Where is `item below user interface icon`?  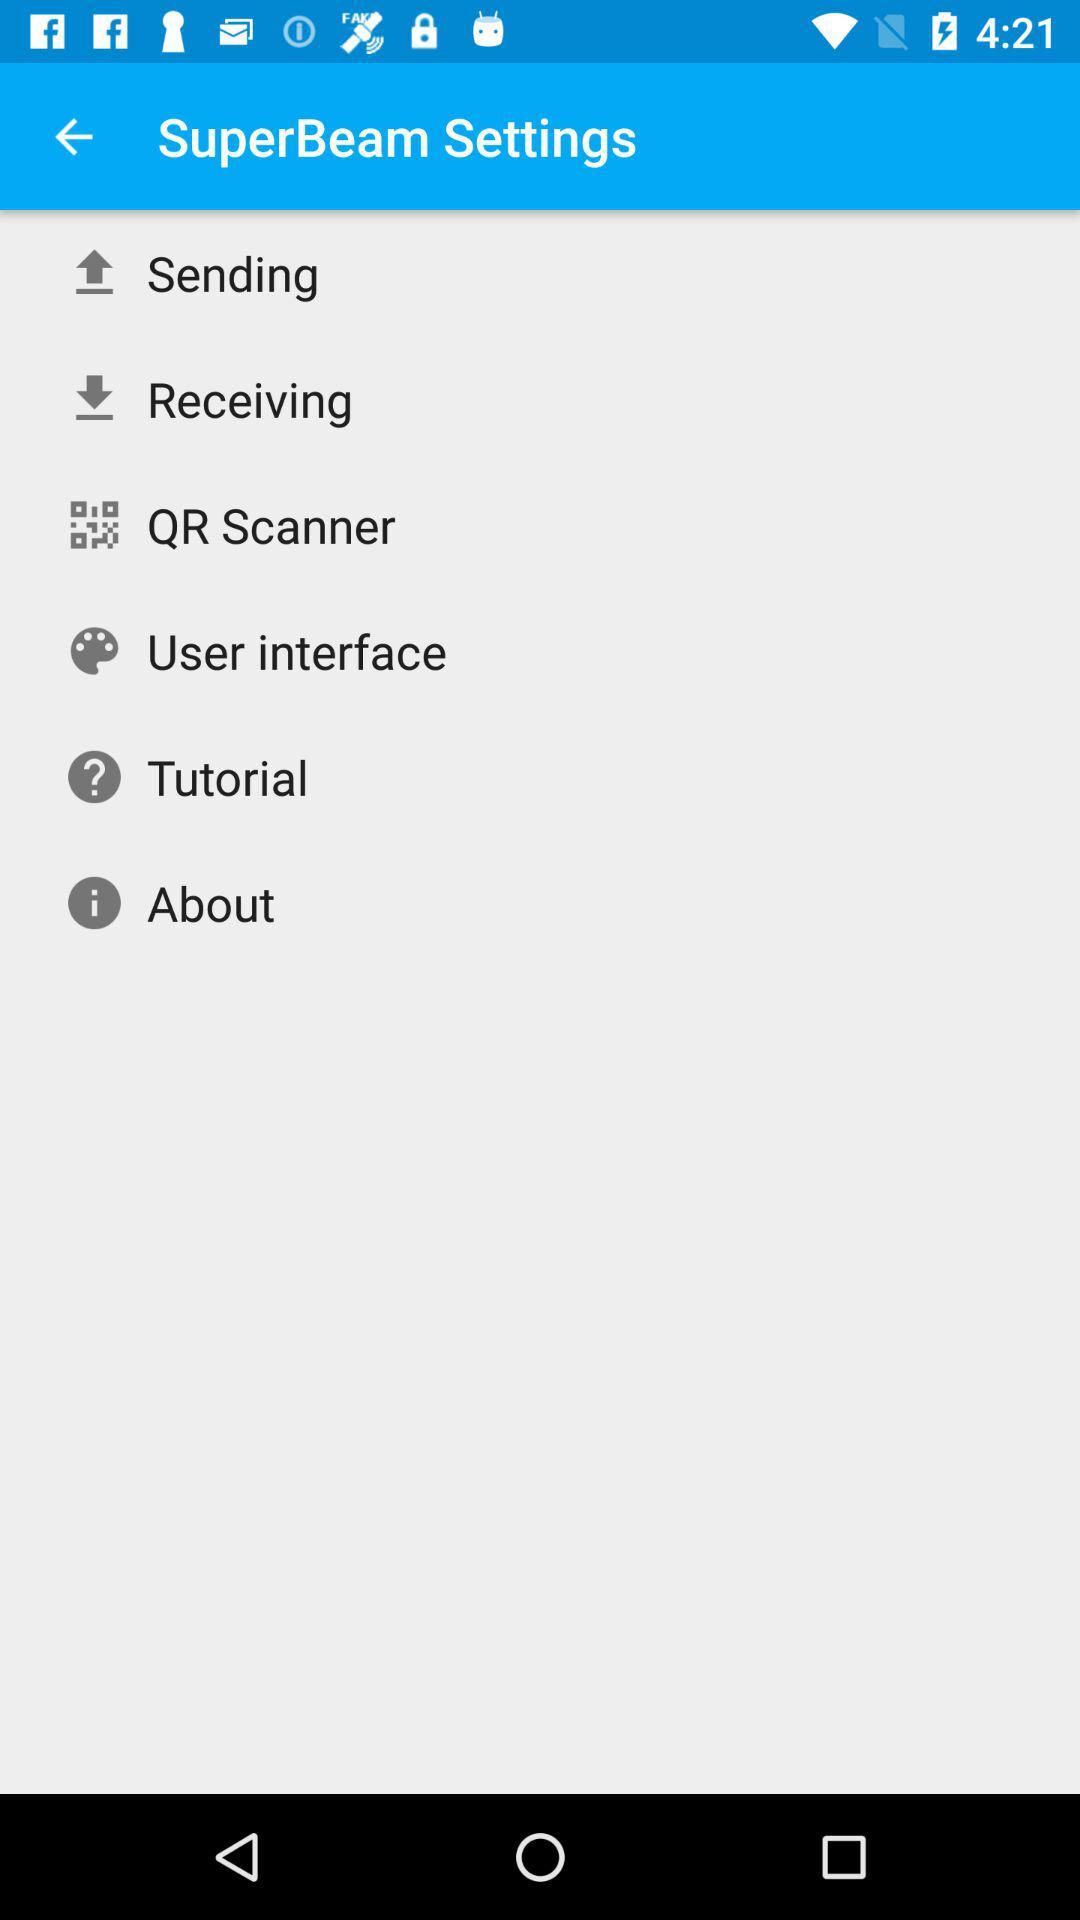
item below user interface icon is located at coordinates (226, 776).